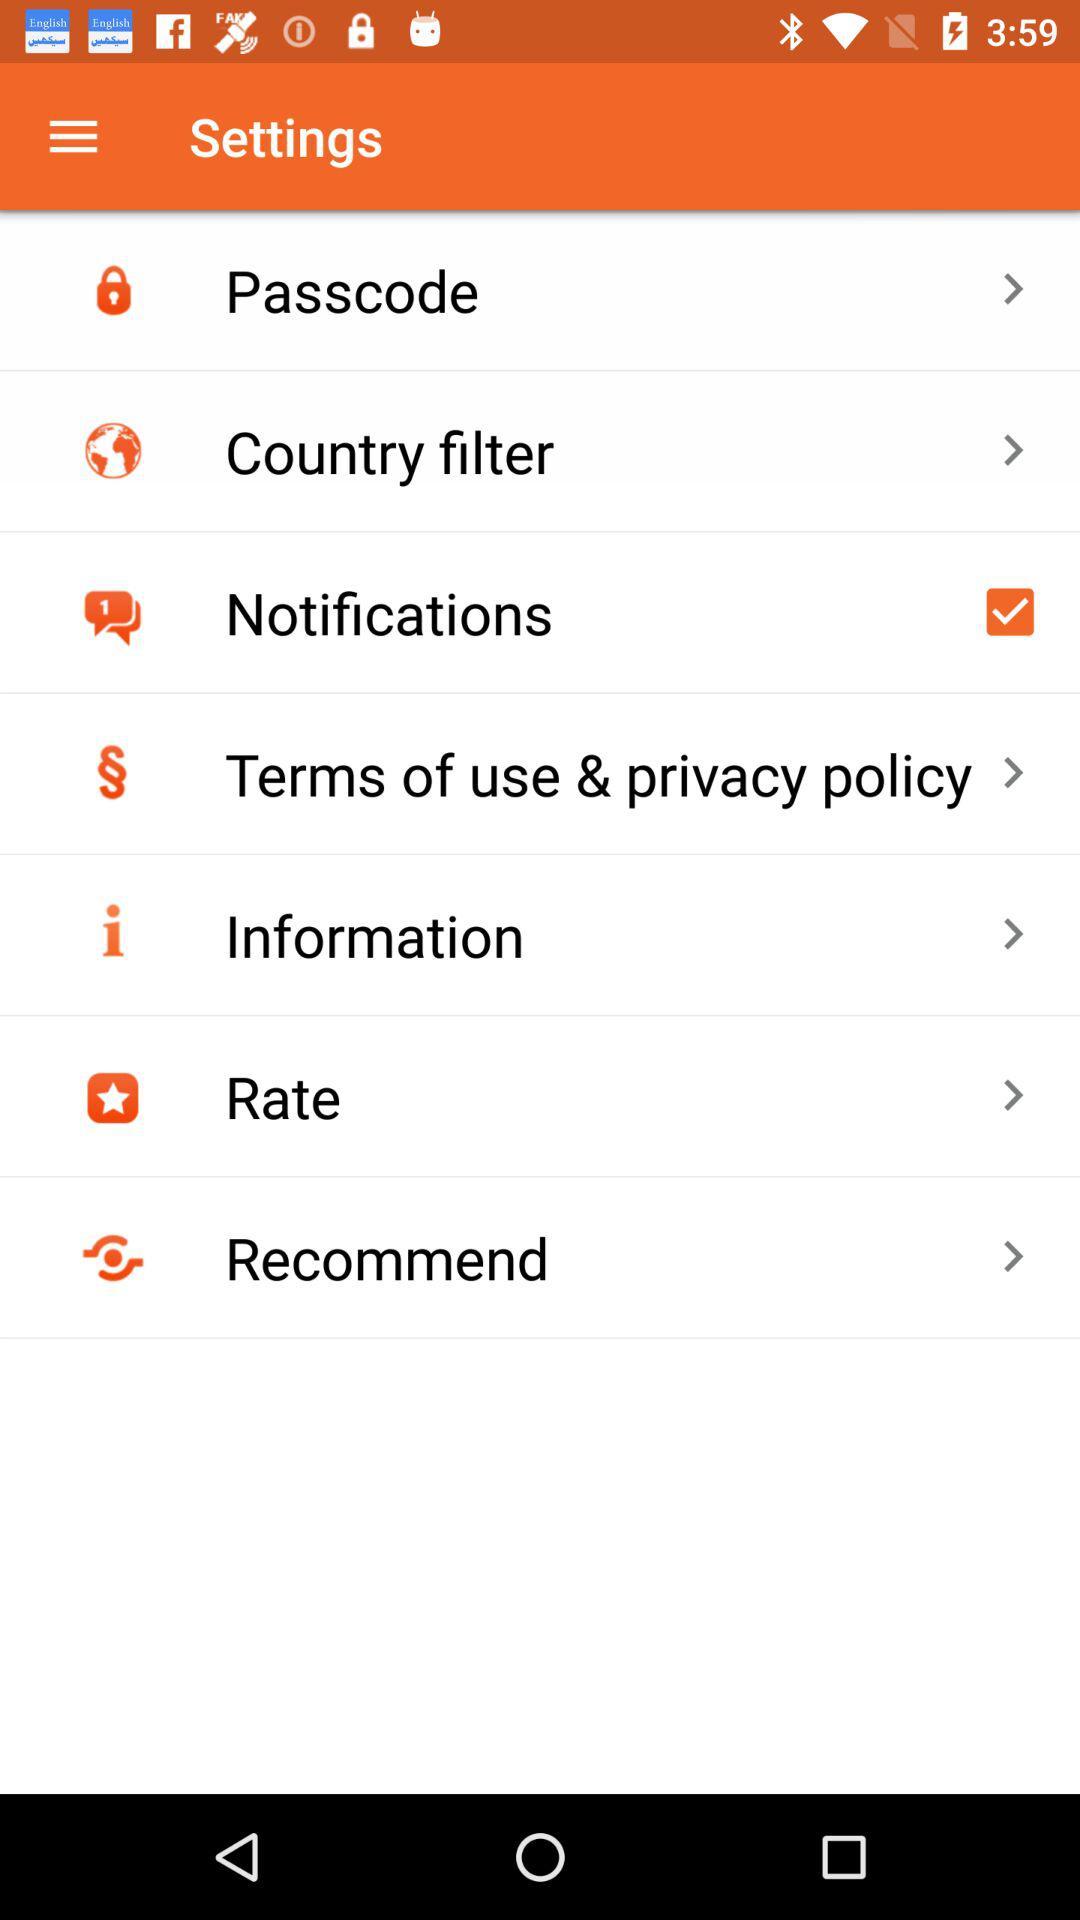 The image size is (1080, 1920). I want to click on icon above the information, so click(611, 772).